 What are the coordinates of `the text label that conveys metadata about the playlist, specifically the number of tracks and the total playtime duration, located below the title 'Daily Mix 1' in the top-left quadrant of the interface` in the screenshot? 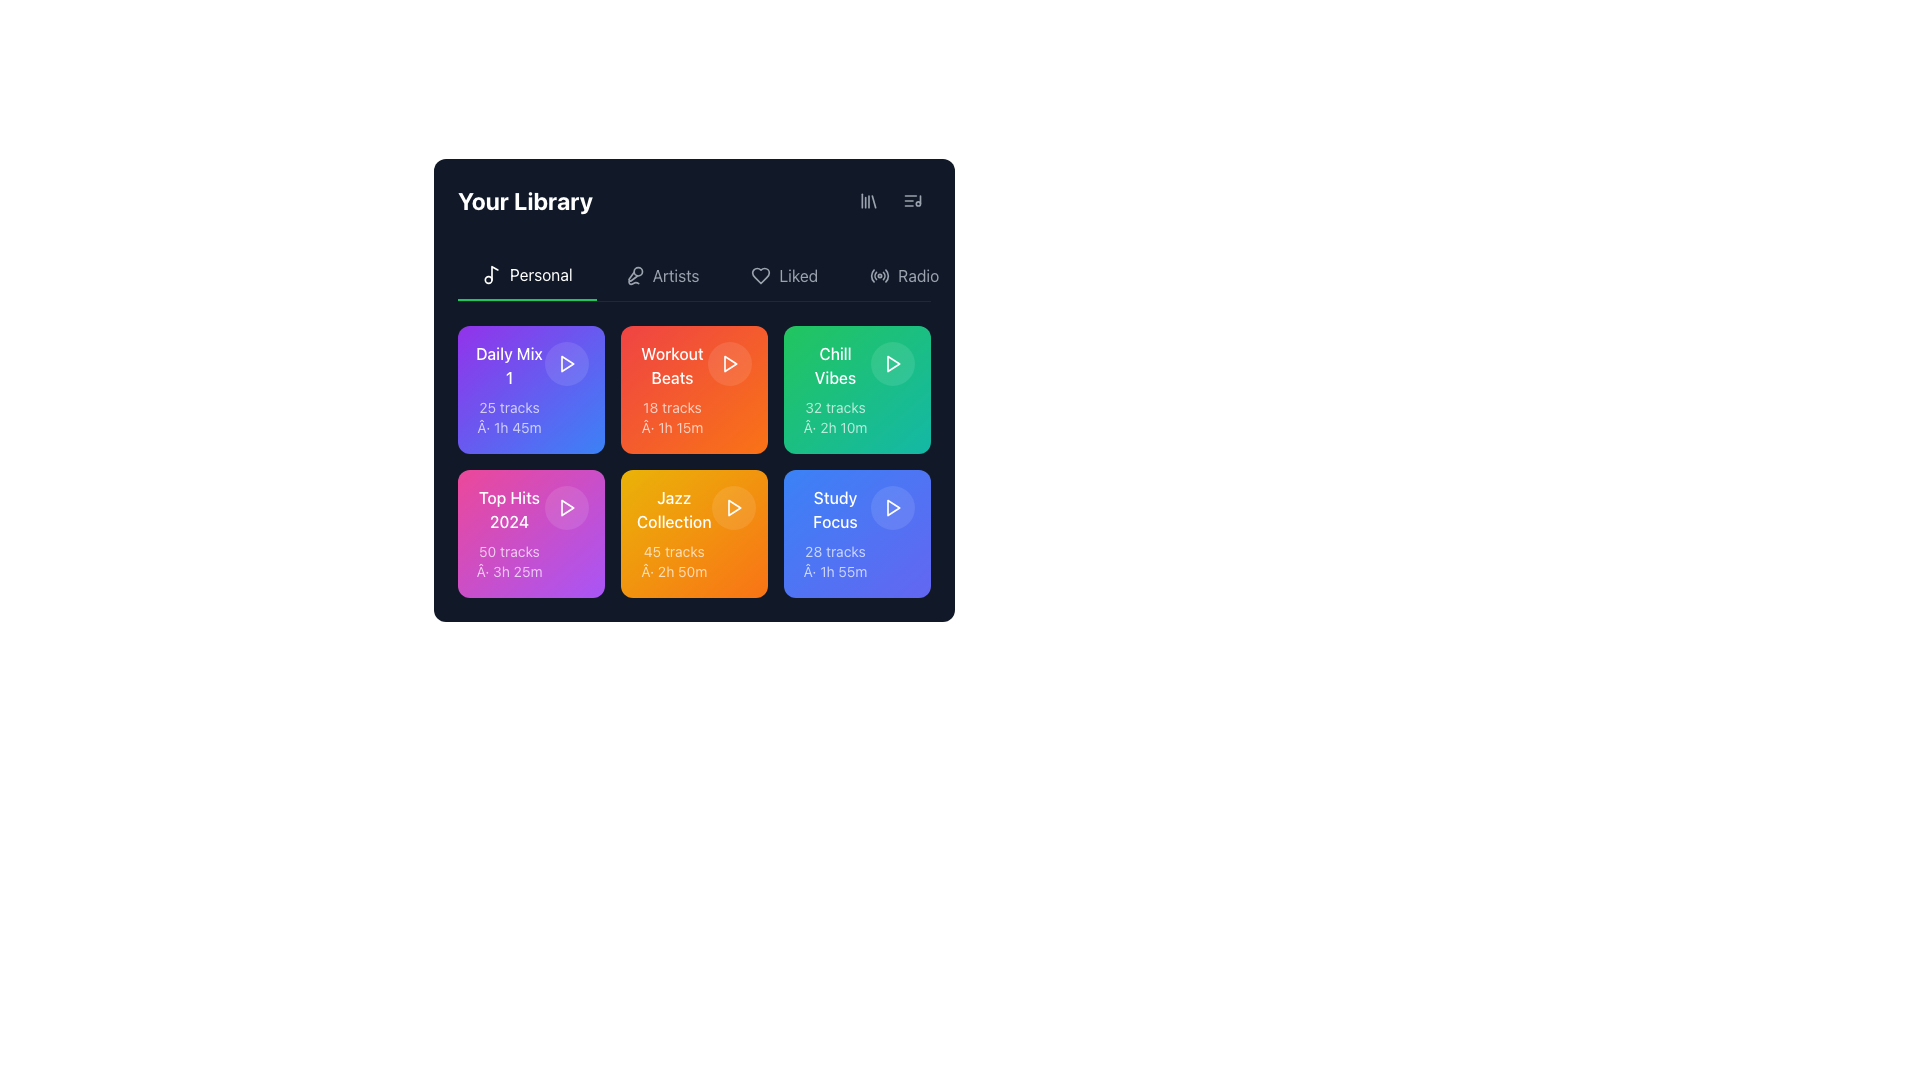 It's located at (509, 416).